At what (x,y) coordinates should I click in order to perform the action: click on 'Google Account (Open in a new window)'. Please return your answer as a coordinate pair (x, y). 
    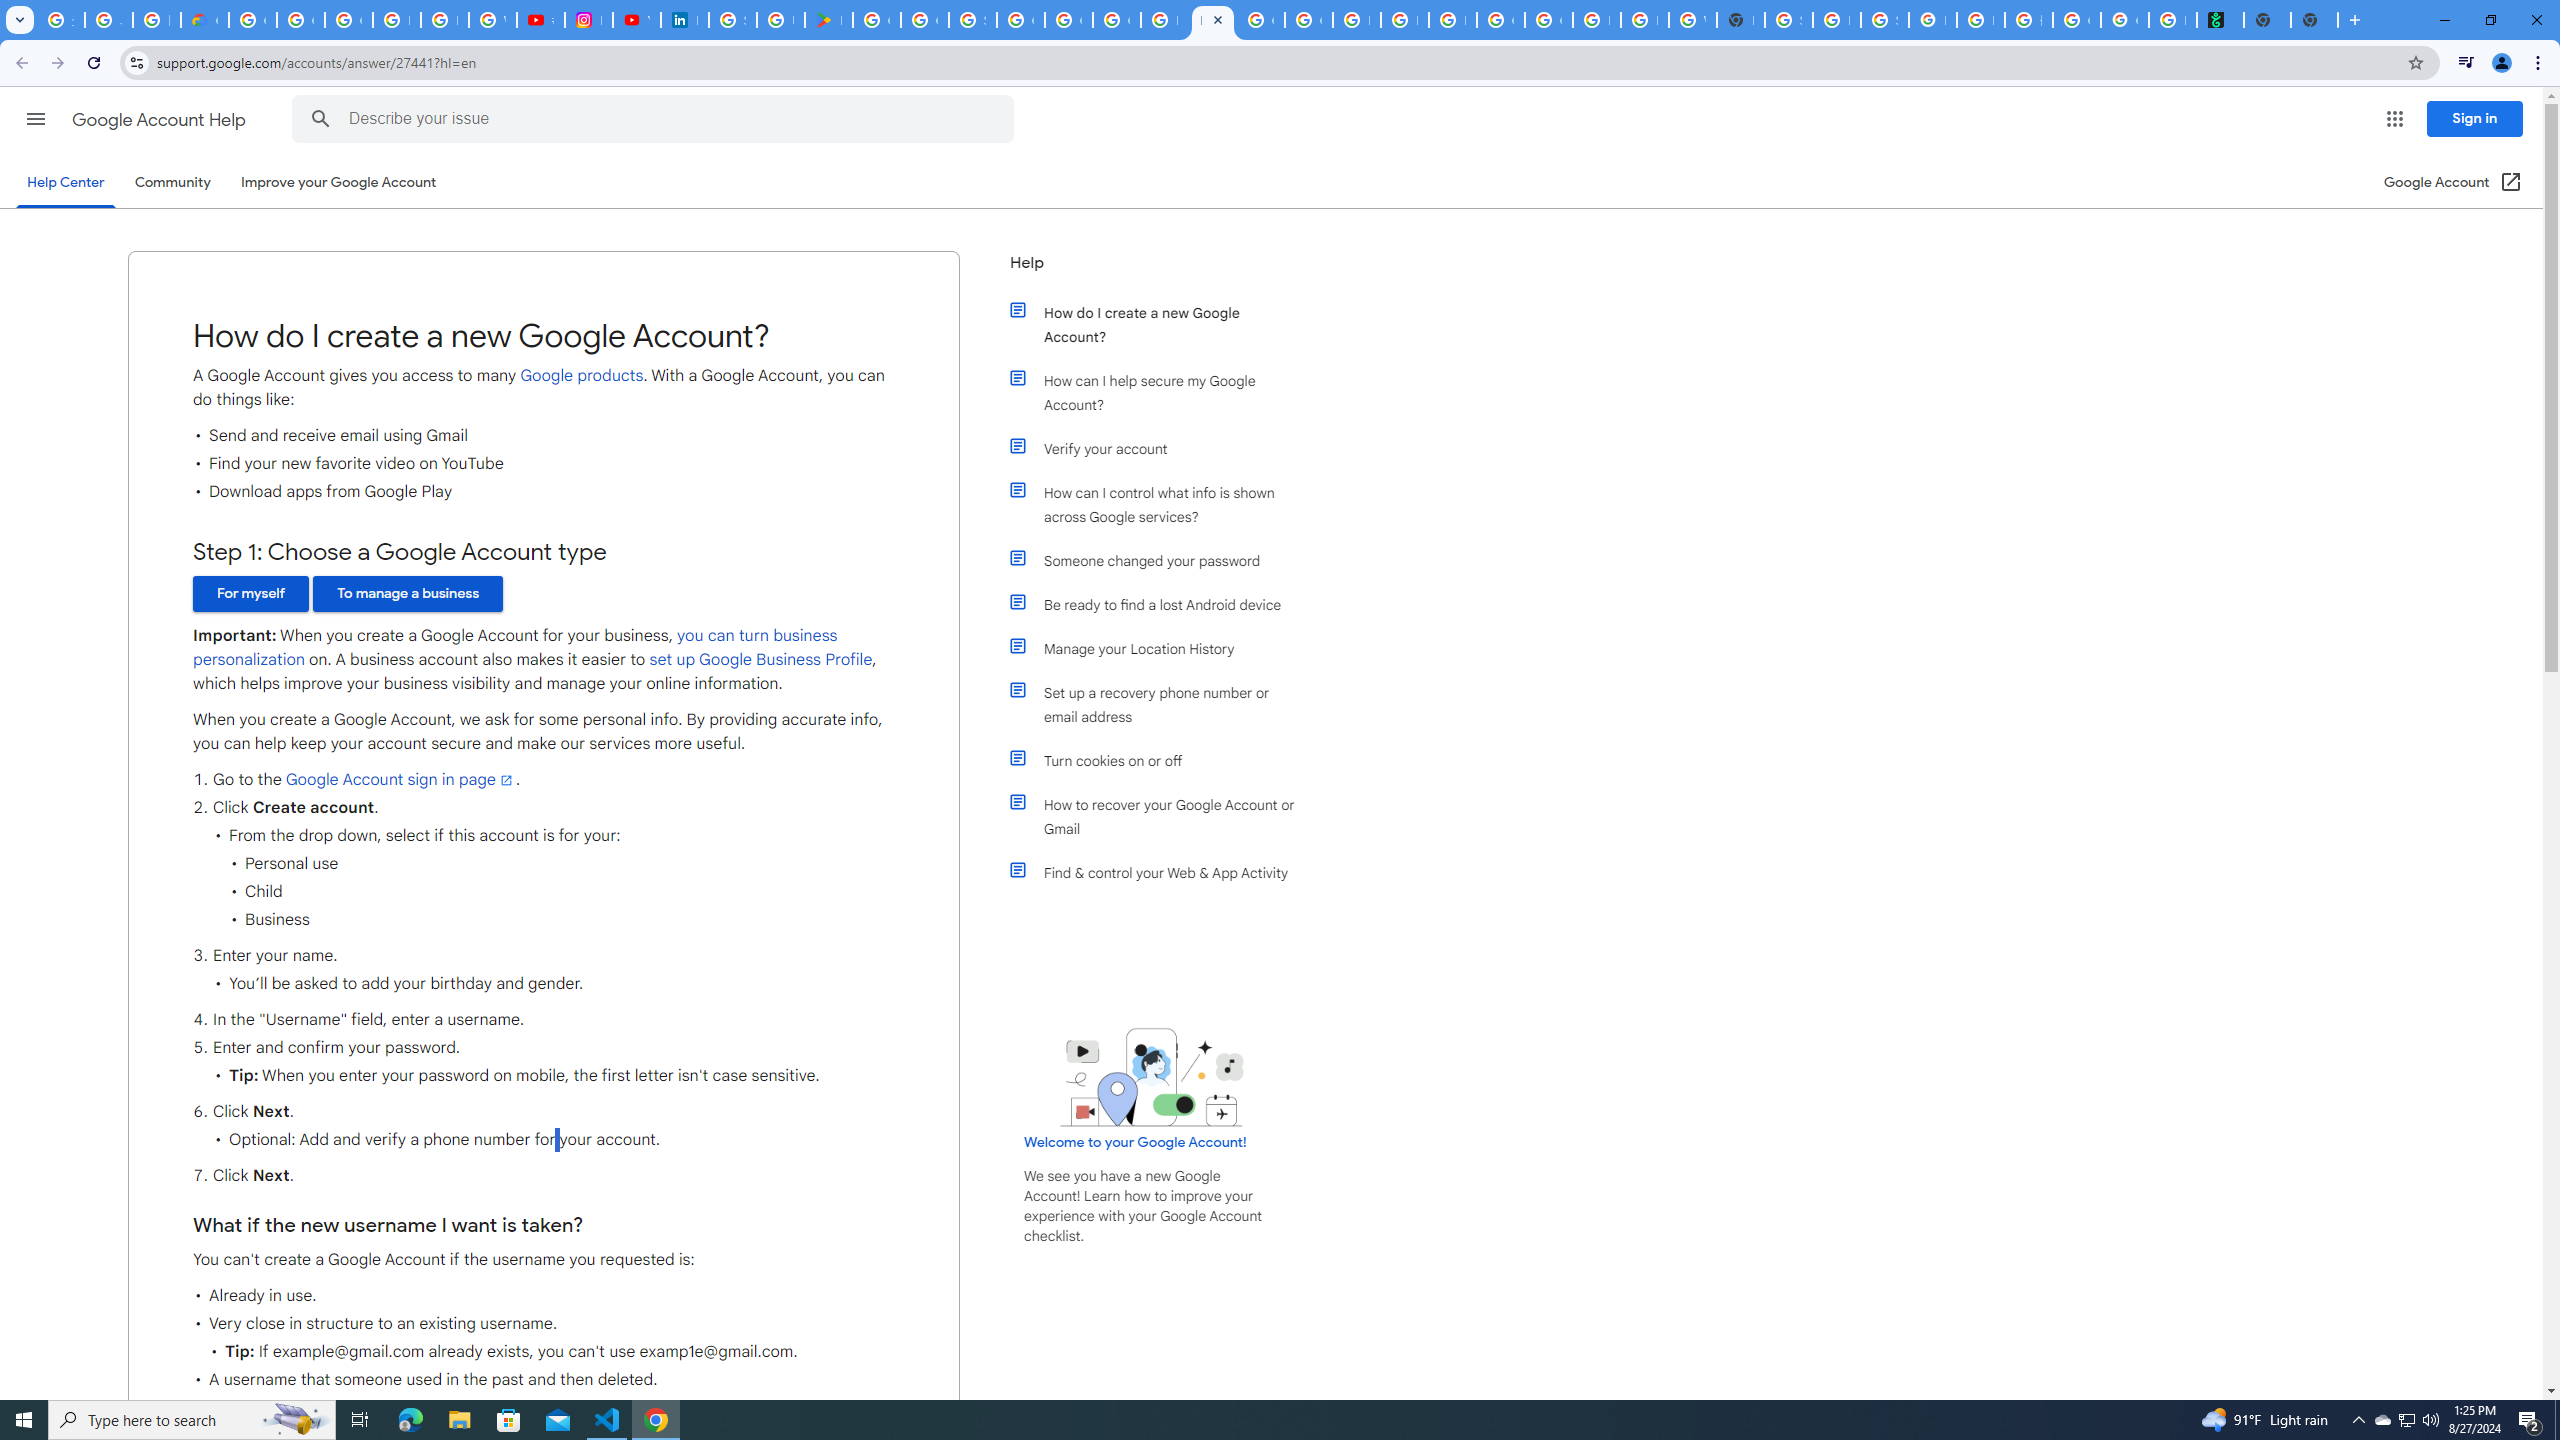
    Looking at the image, I should click on (2453, 181).